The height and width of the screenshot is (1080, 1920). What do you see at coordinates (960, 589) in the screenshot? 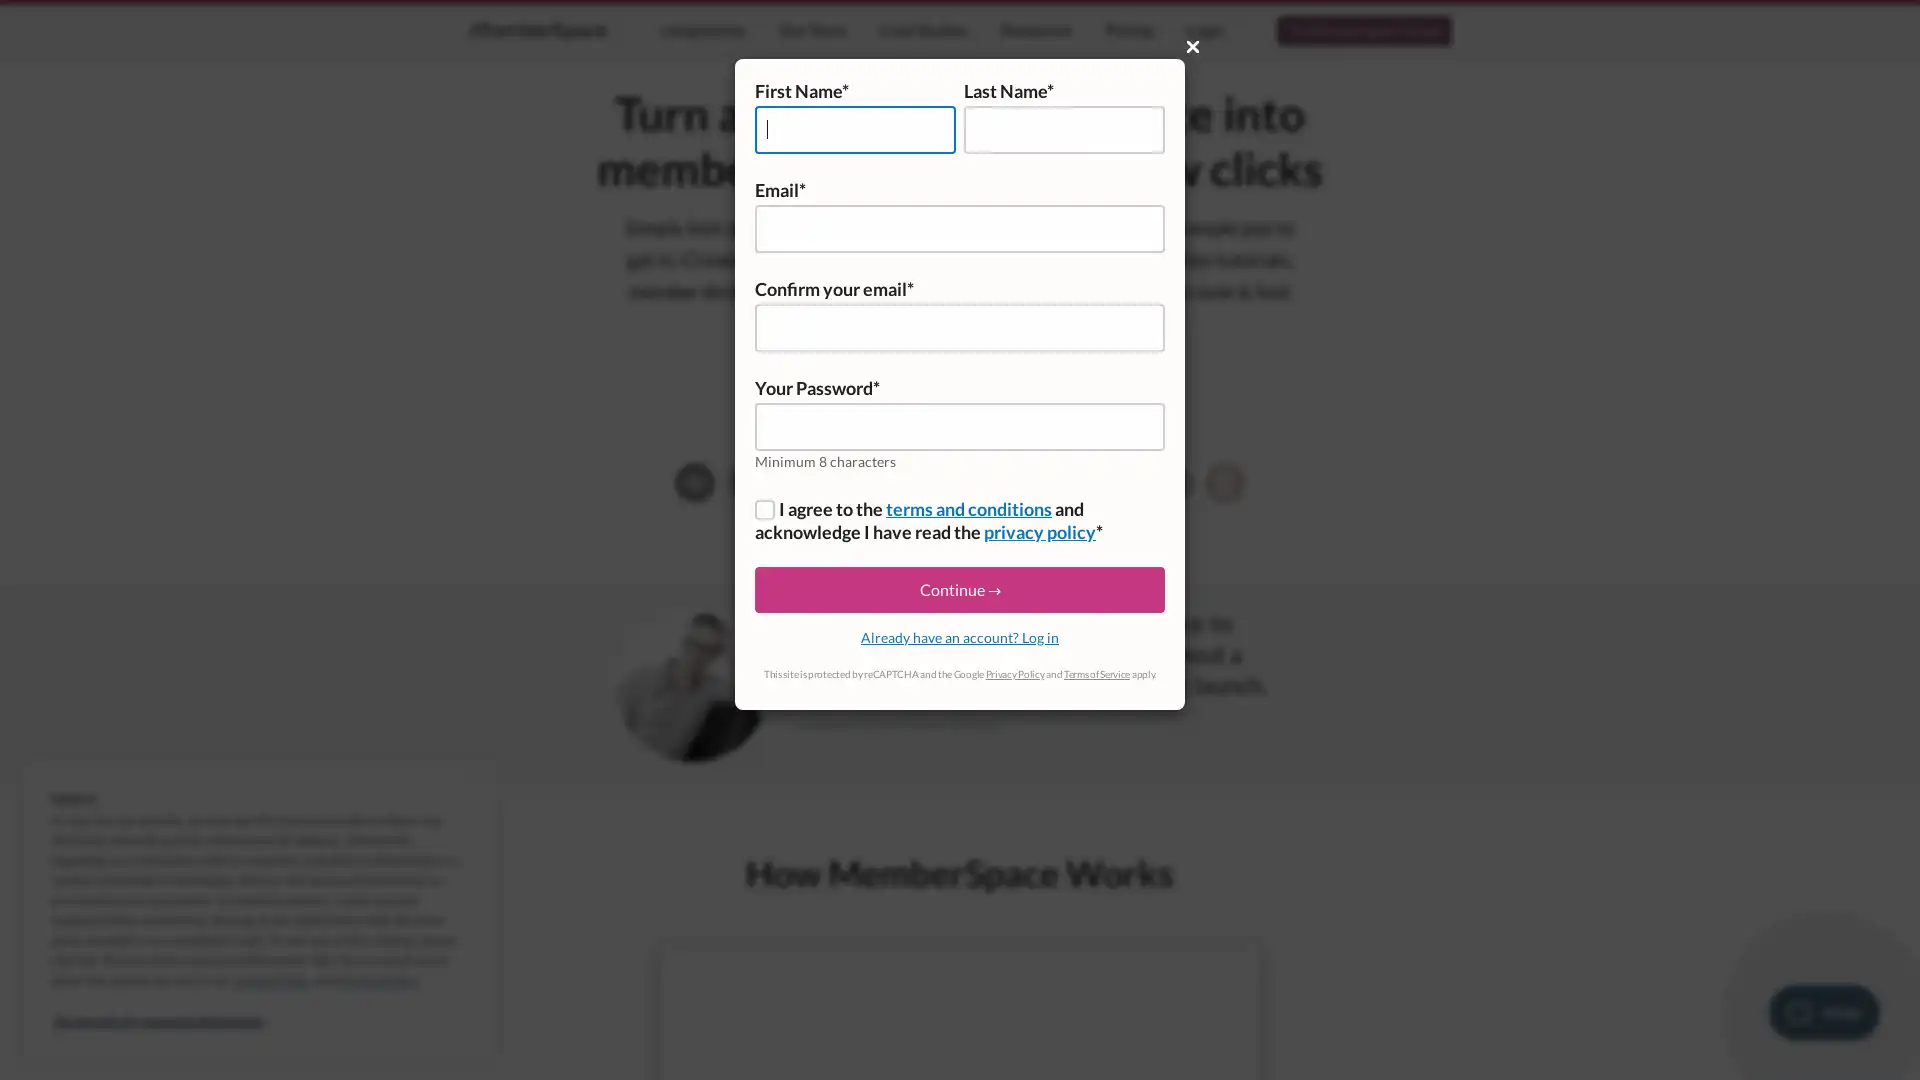
I see `Continue` at bounding box center [960, 589].